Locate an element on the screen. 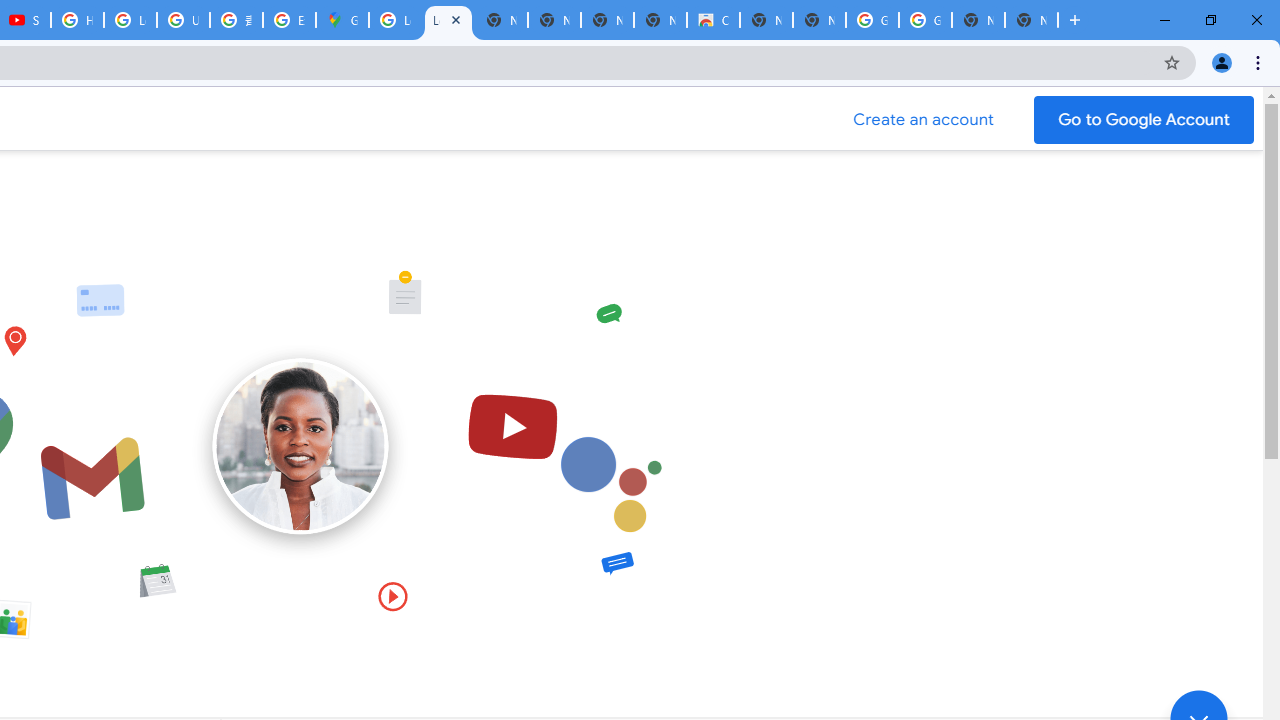 The height and width of the screenshot is (720, 1280). 'Go to your Google Account' is located at coordinates (1144, 119).